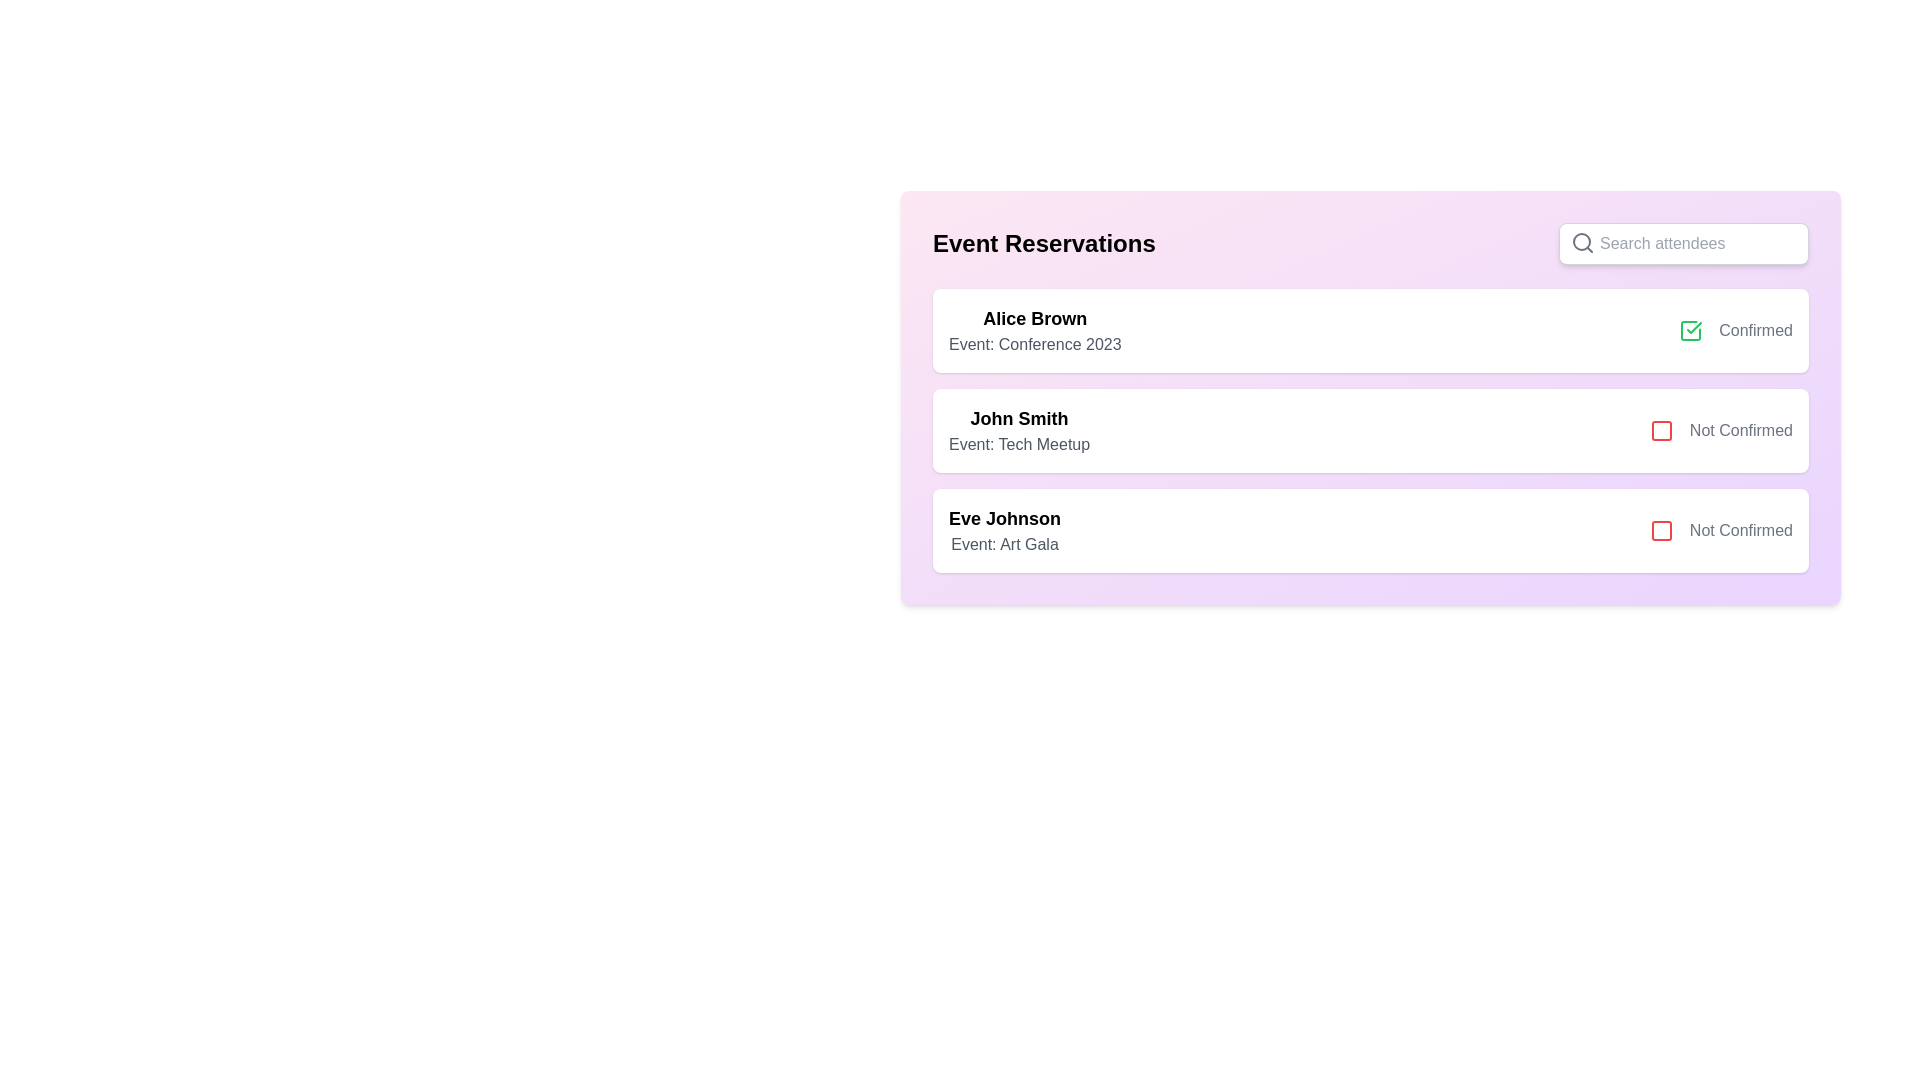 Image resolution: width=1920 pixels, height=1080 pixels. What do you see at coordinates (1661, 530) in the screenshot?
I see `the SVG rectangle with rounded corners that visually indicates the status for the 'Eve Johnson' reservation entry, located within the status indicator icon` at bounding box center [1661, 530].